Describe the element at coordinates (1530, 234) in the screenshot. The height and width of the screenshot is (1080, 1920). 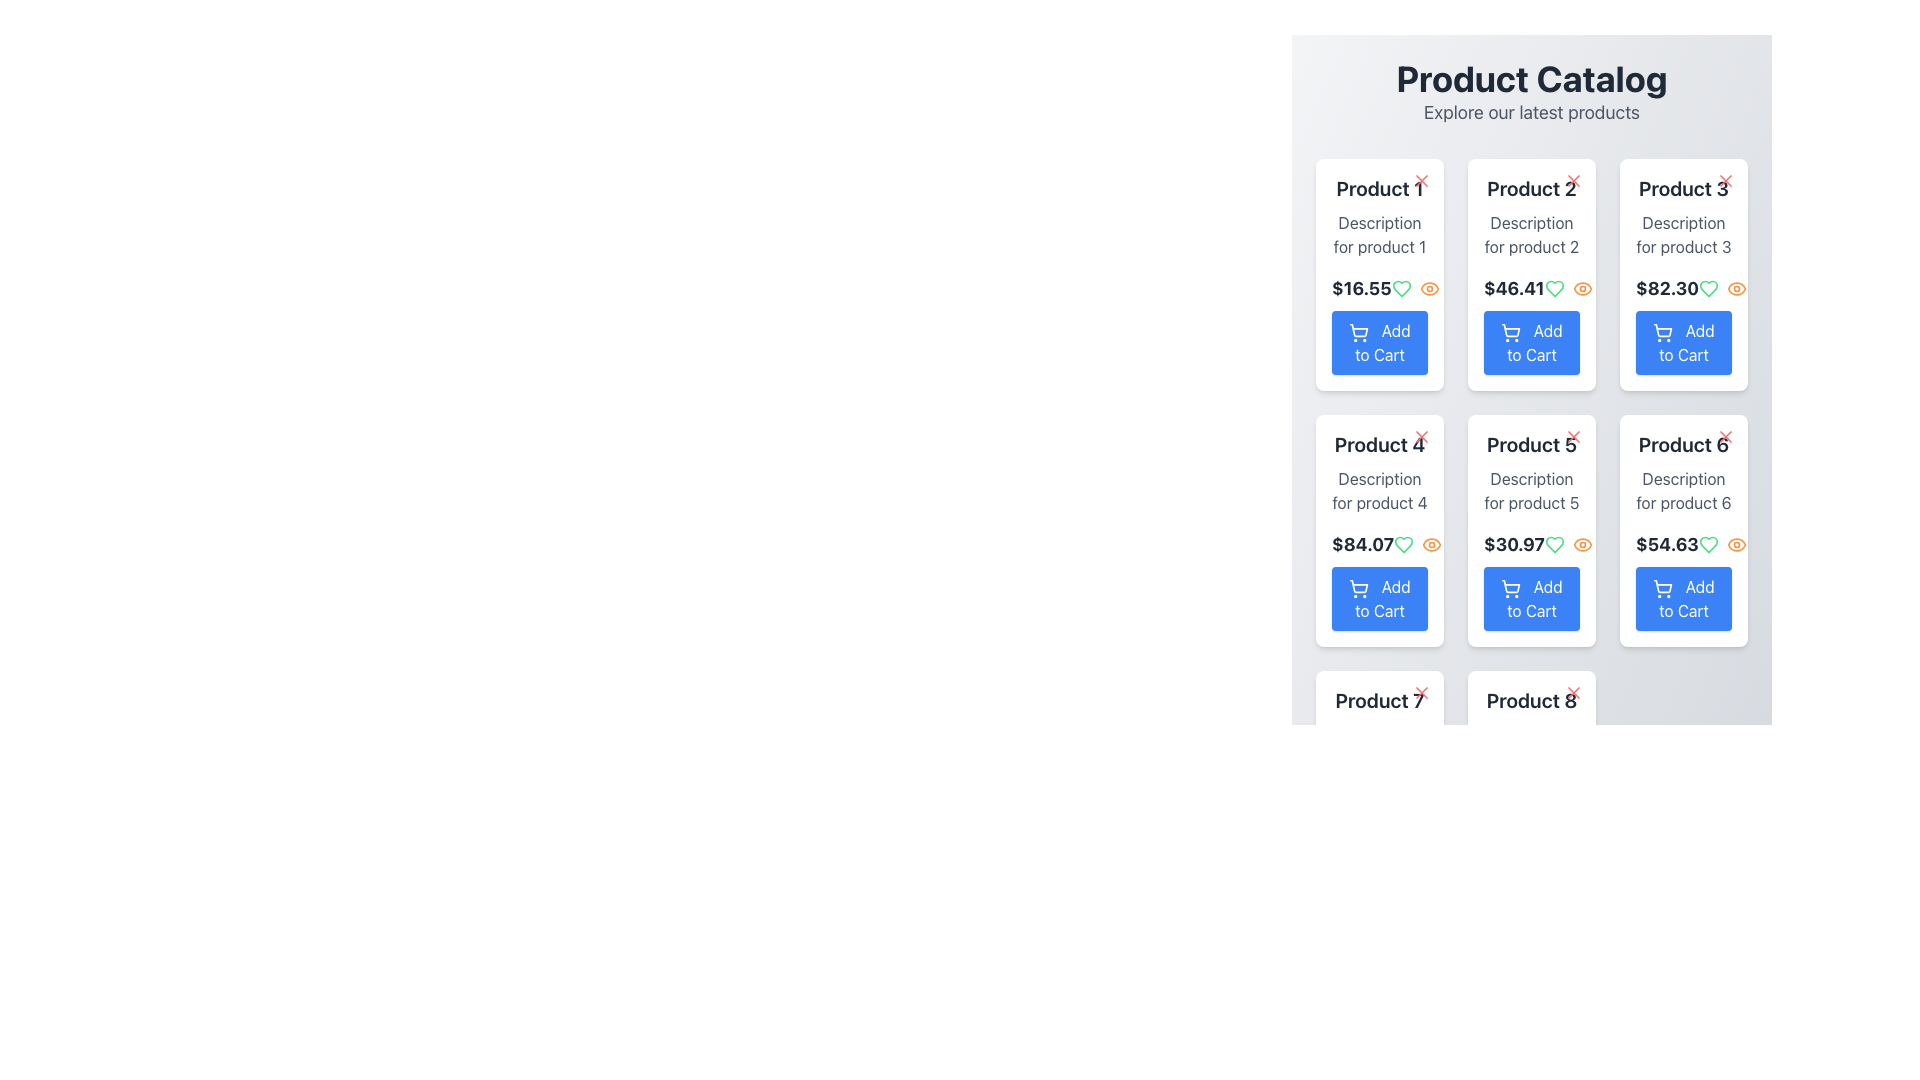
I see `the muted gray text block containing 'Description for product 2' within the product card for 'Product 2', positioned above the price '$46.41'` at that location.